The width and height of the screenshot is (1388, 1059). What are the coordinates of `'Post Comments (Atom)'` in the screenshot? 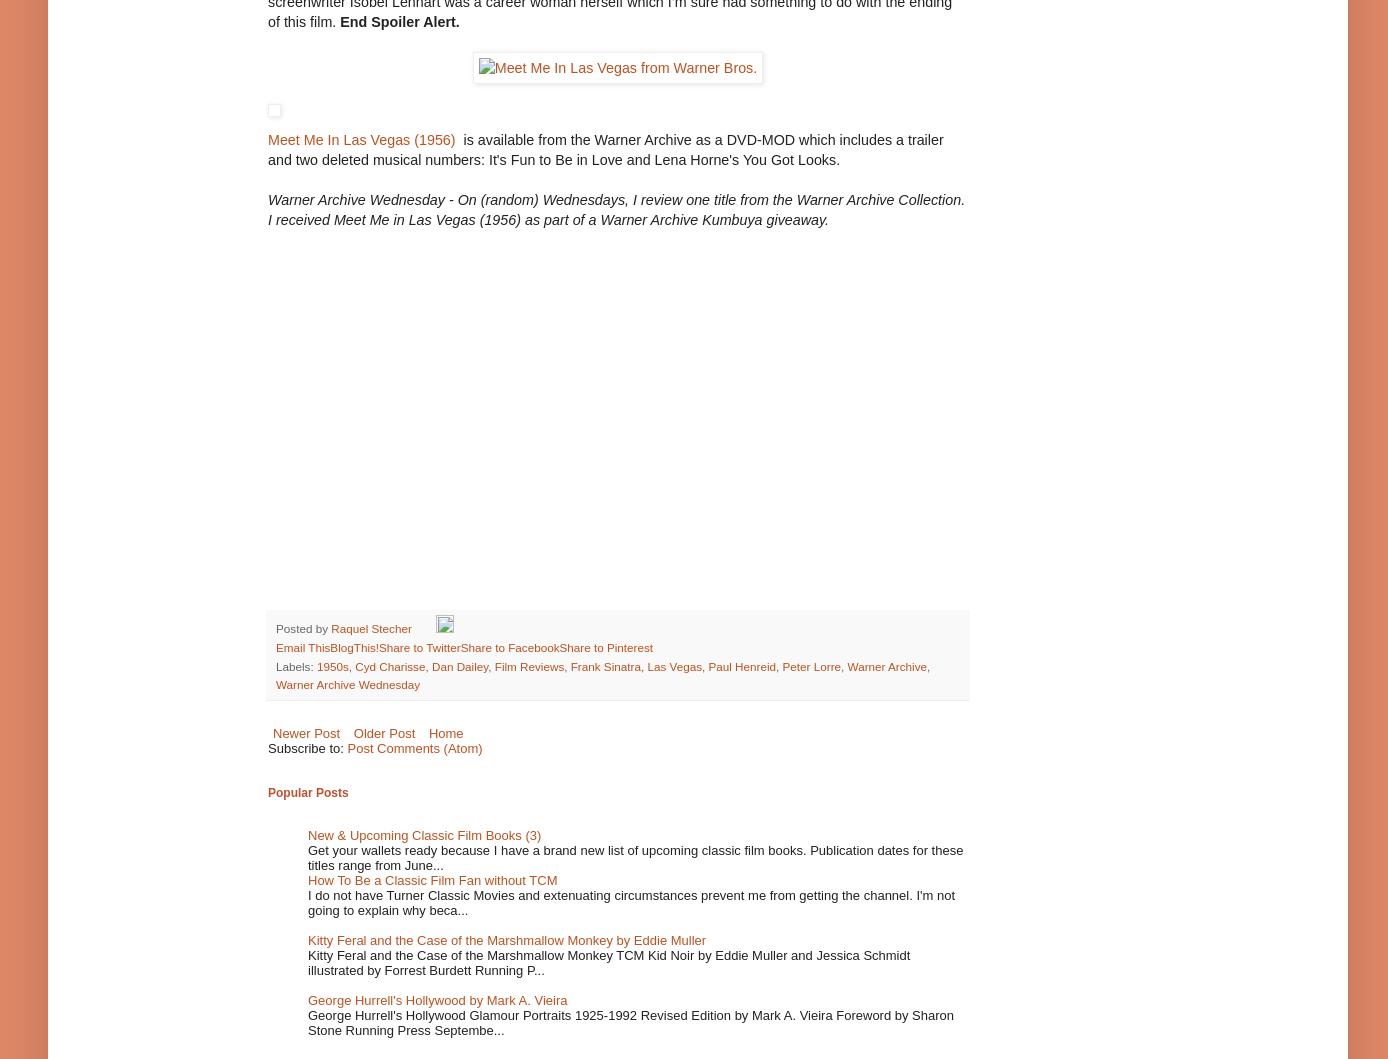 It's located at (413, 747).